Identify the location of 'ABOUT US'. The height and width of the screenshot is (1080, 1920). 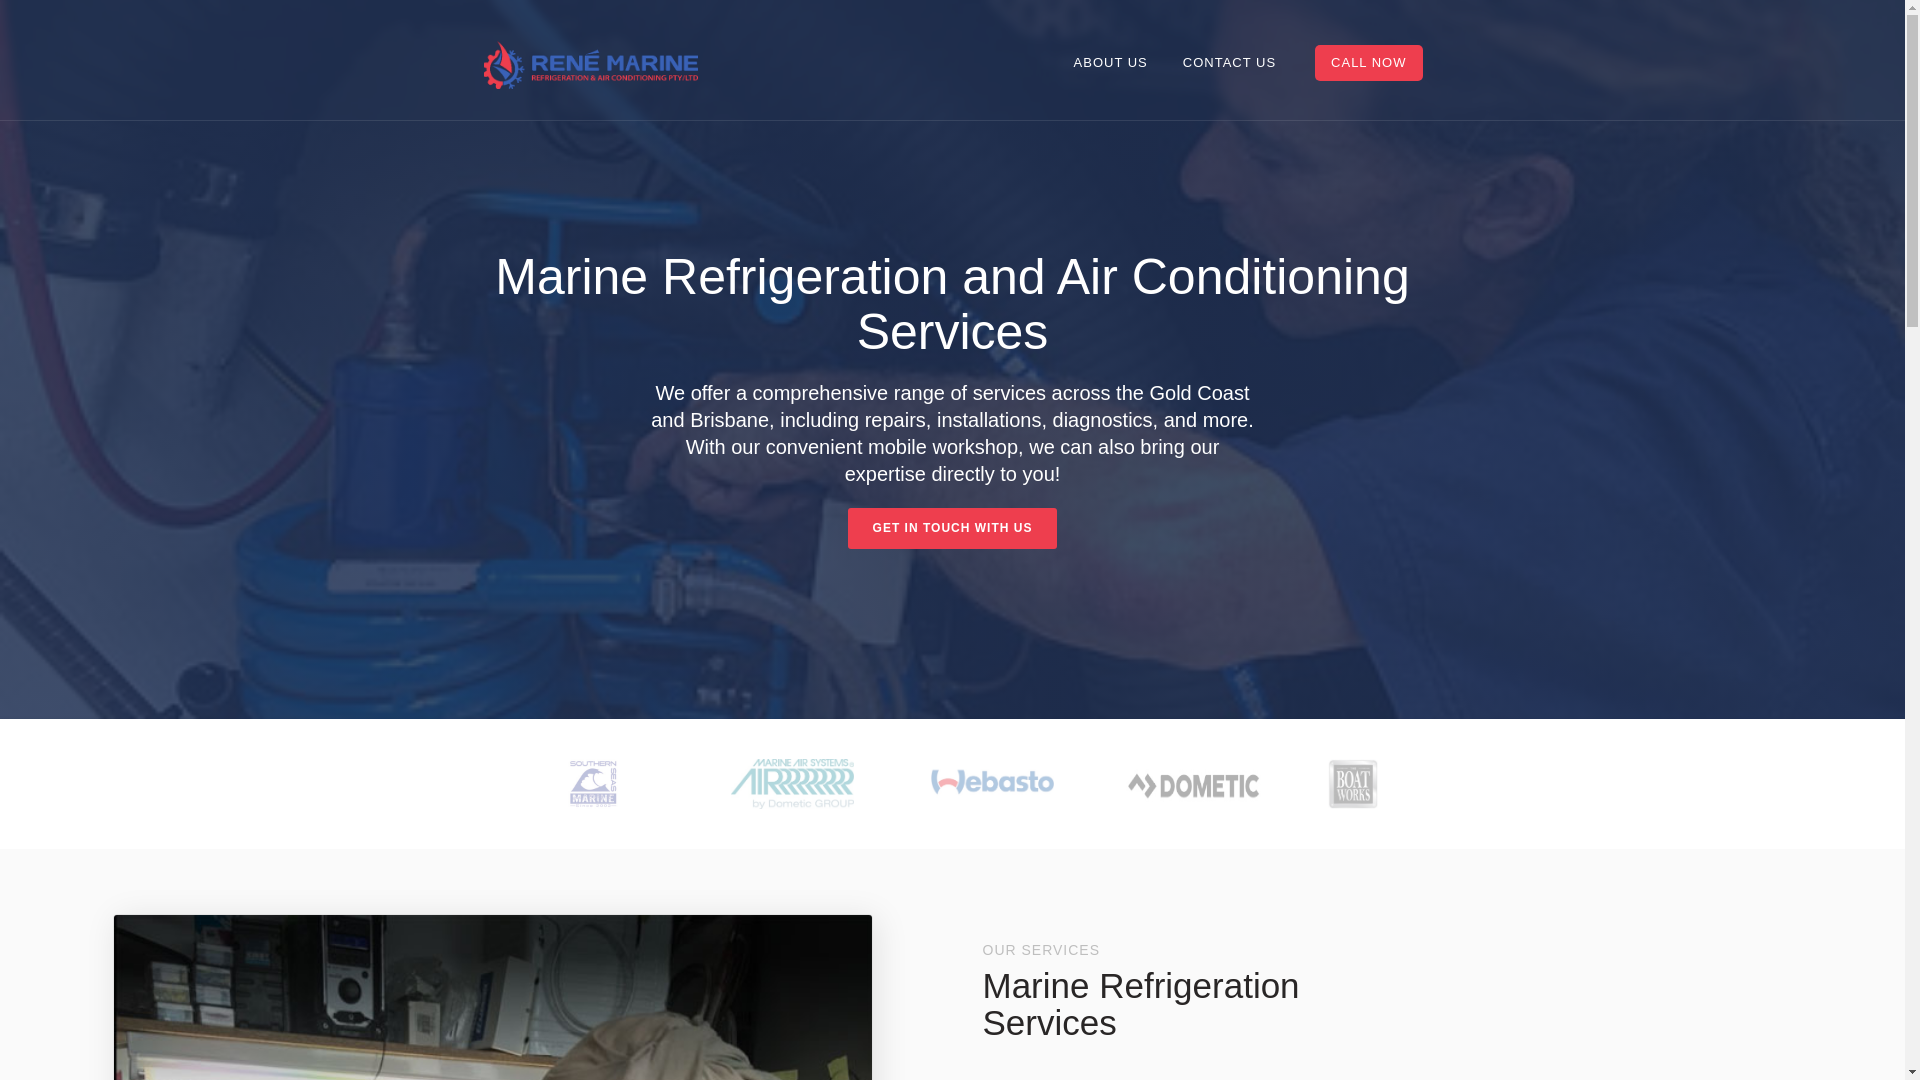
(1056, 61).